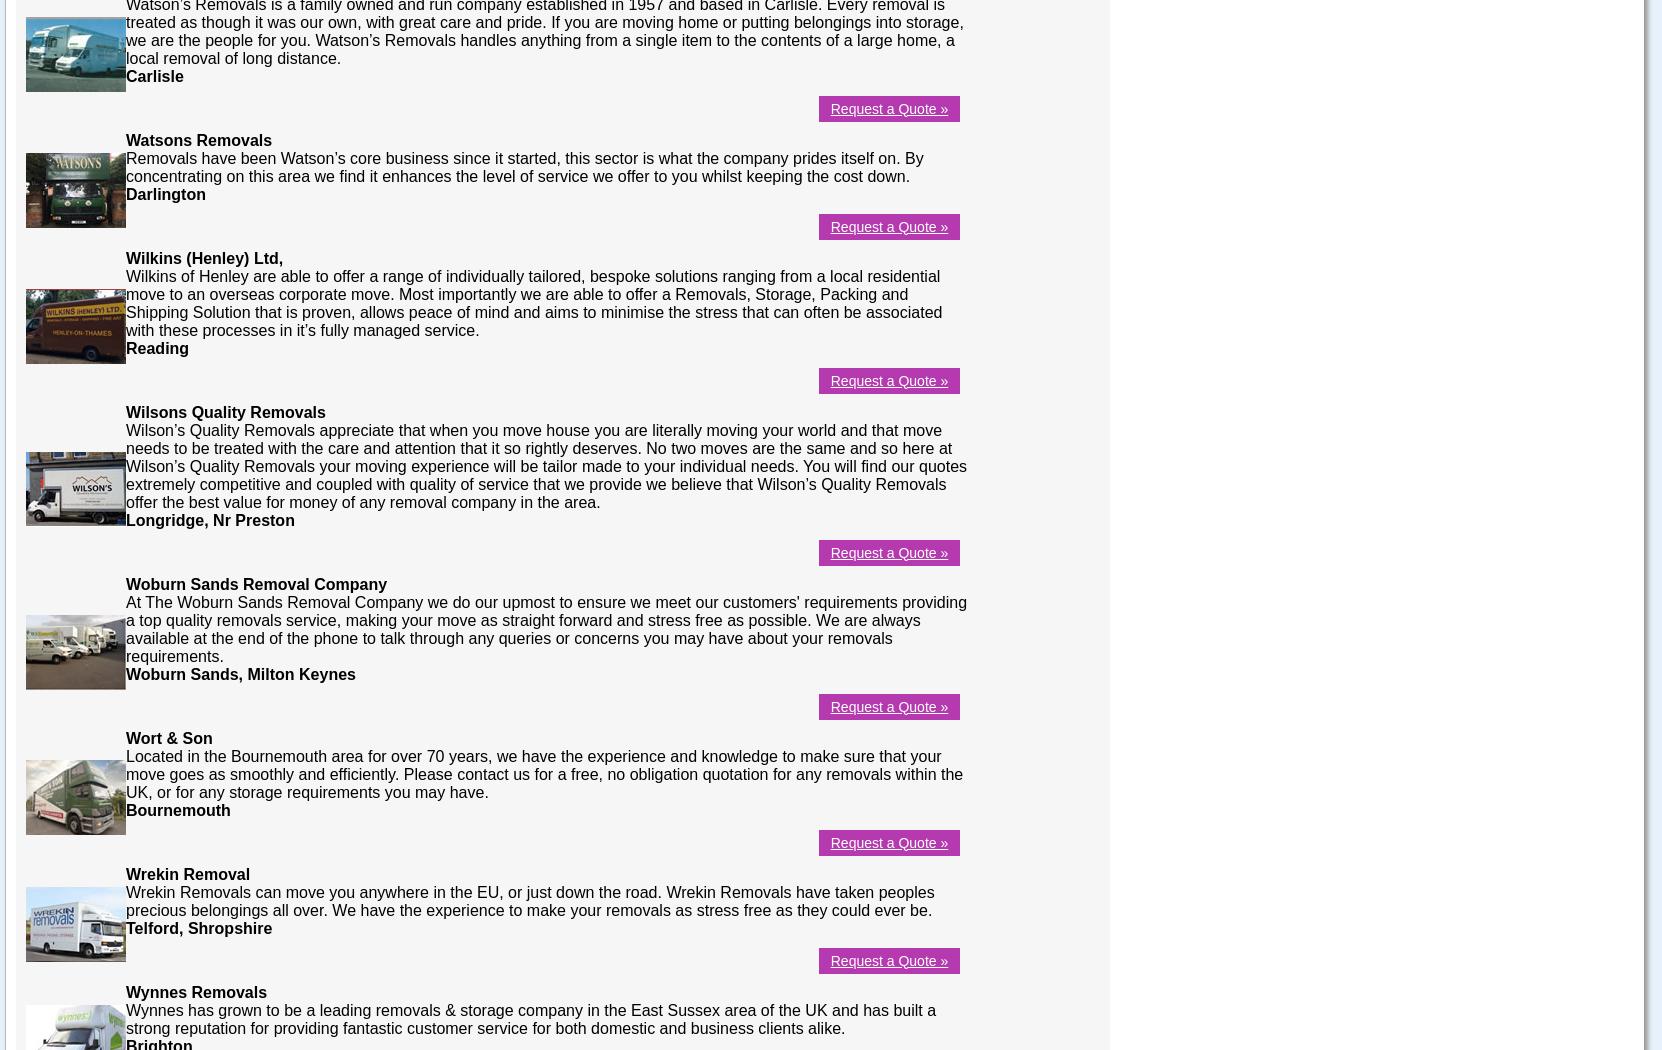  I want to click on 'Wynnes has grown to be a leading removals & storage company in the East Sussex area of the UK and has built a strong reputation for providing fantastic customer service for both domestic and business clients alike.', so click(530, 1017).